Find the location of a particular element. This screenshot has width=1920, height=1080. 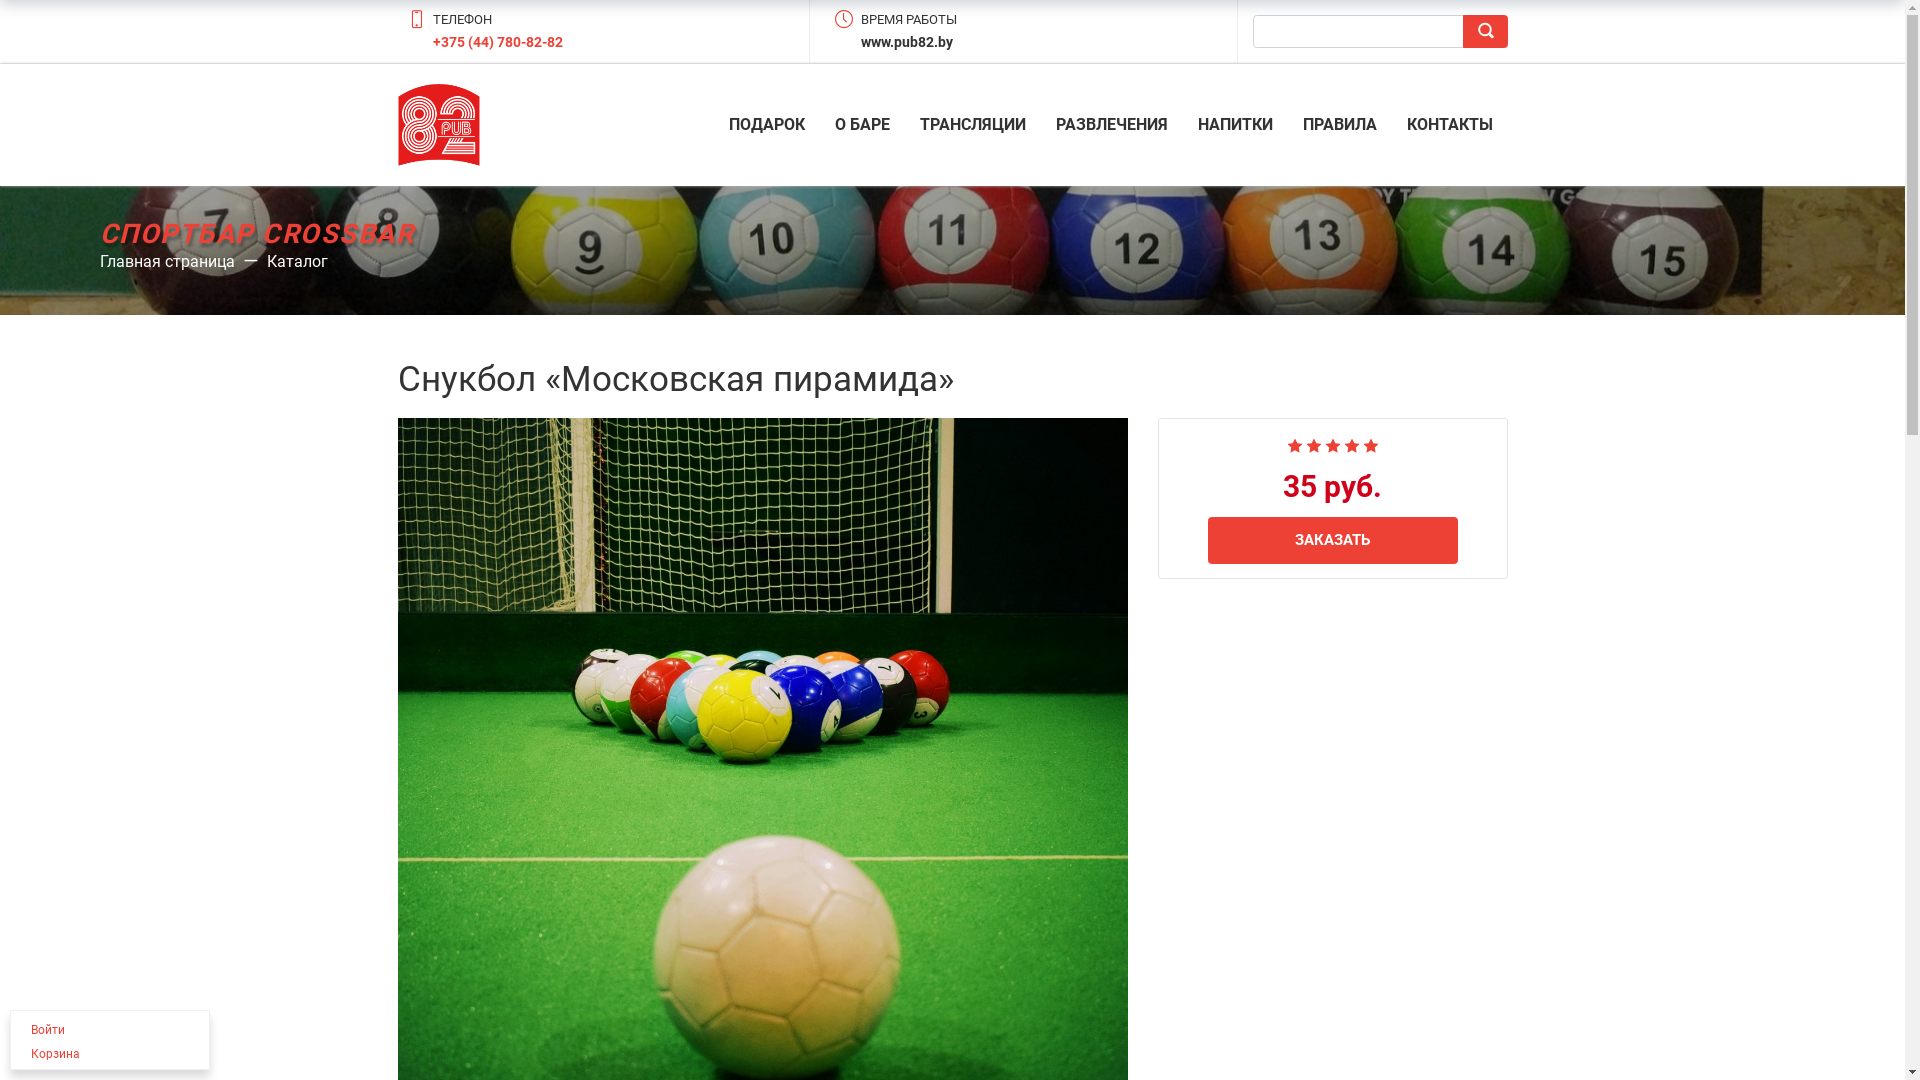

'2' is located at coordinates (1314, 442).